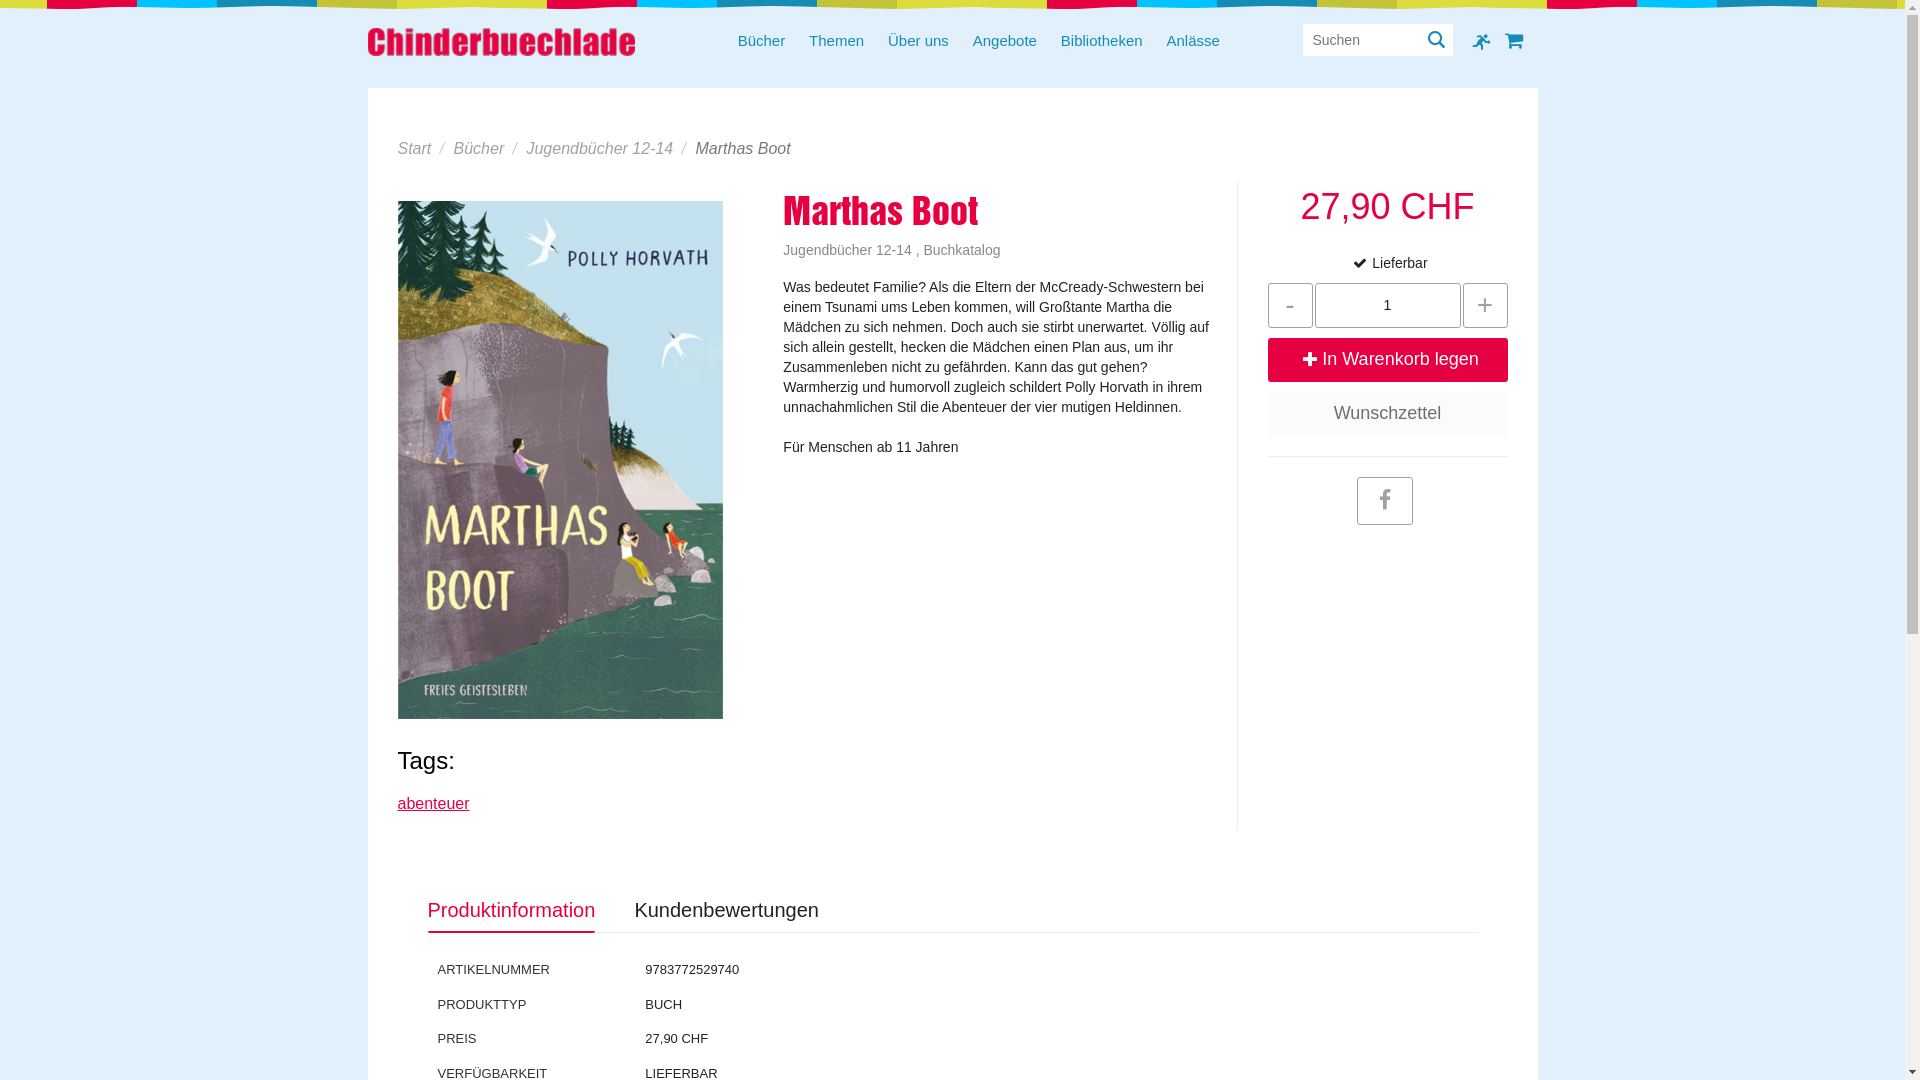  What do you see at coordinates (1386, 412) in the screenshot?
I see `'Wunschzettel'` at bounding box center [1386, 412].